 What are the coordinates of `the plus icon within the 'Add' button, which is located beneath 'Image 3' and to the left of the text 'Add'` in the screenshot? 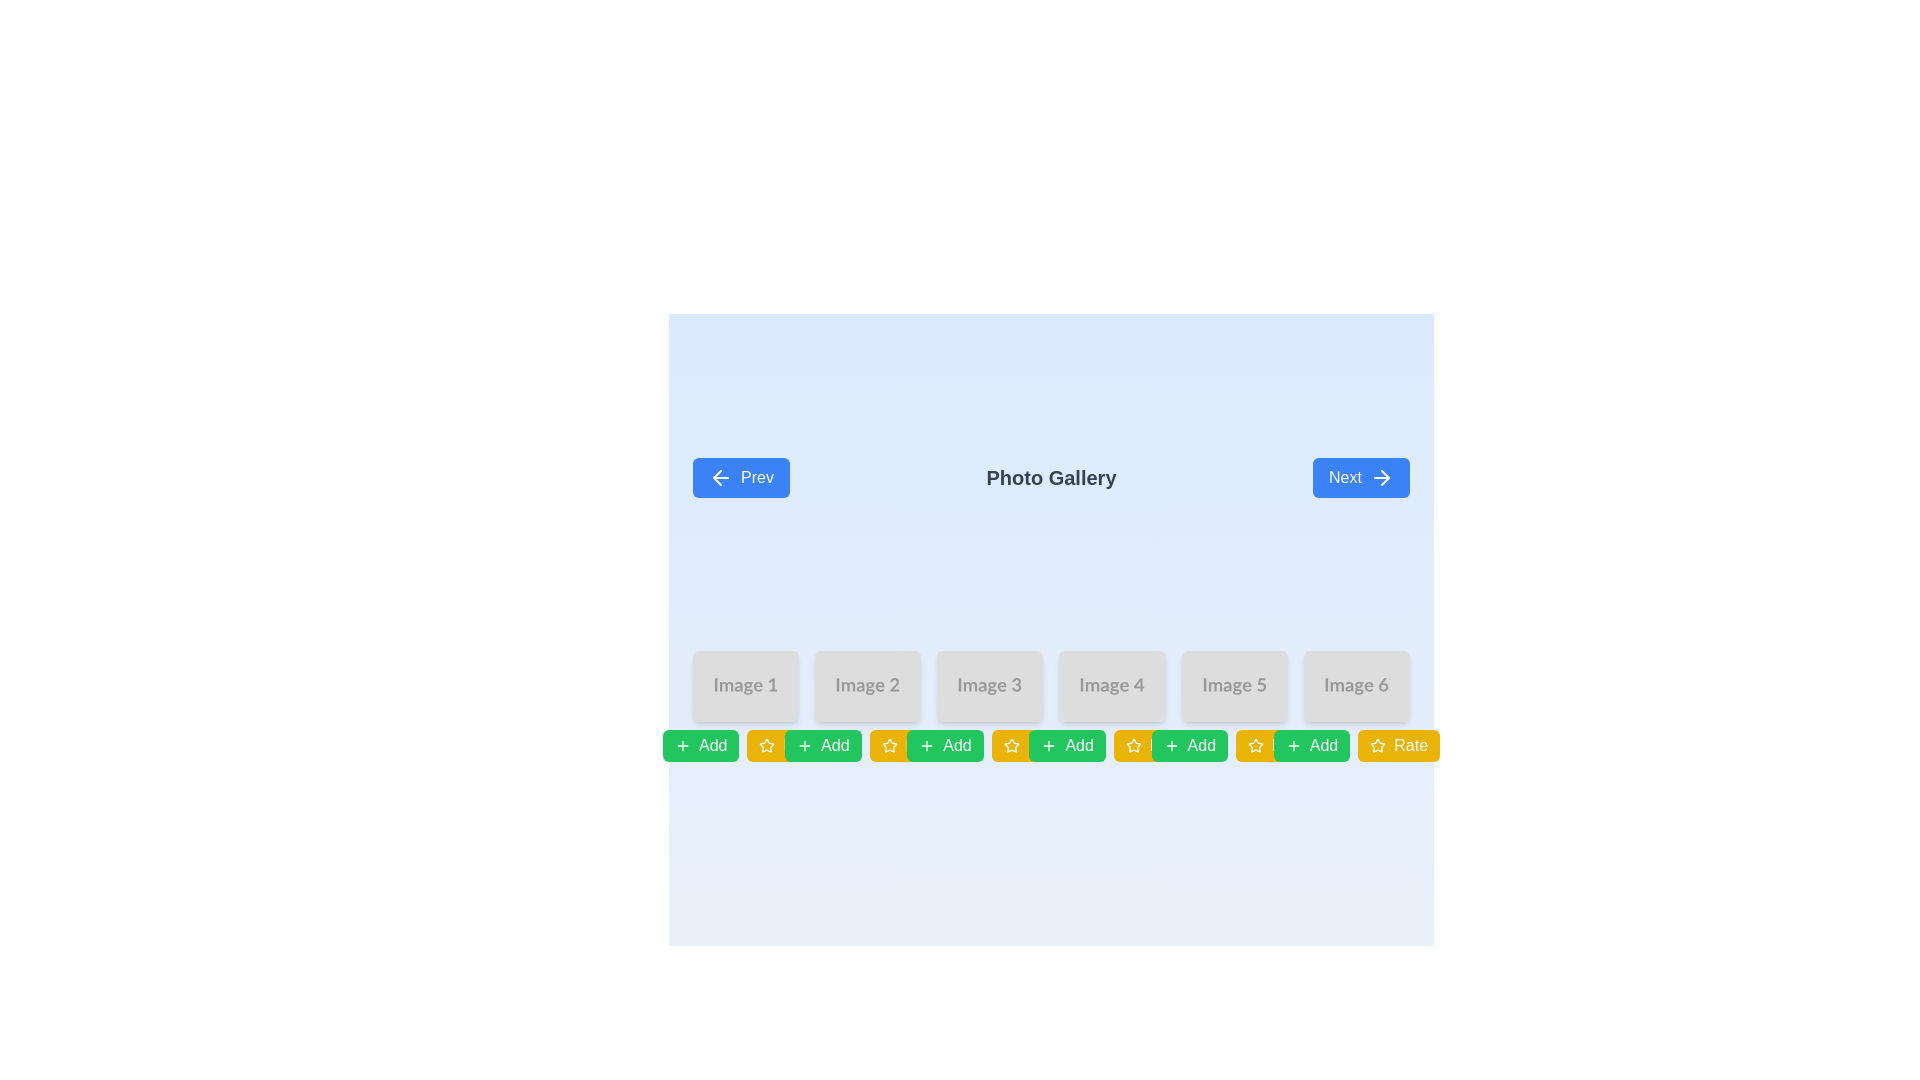 It's located at (805, 745).